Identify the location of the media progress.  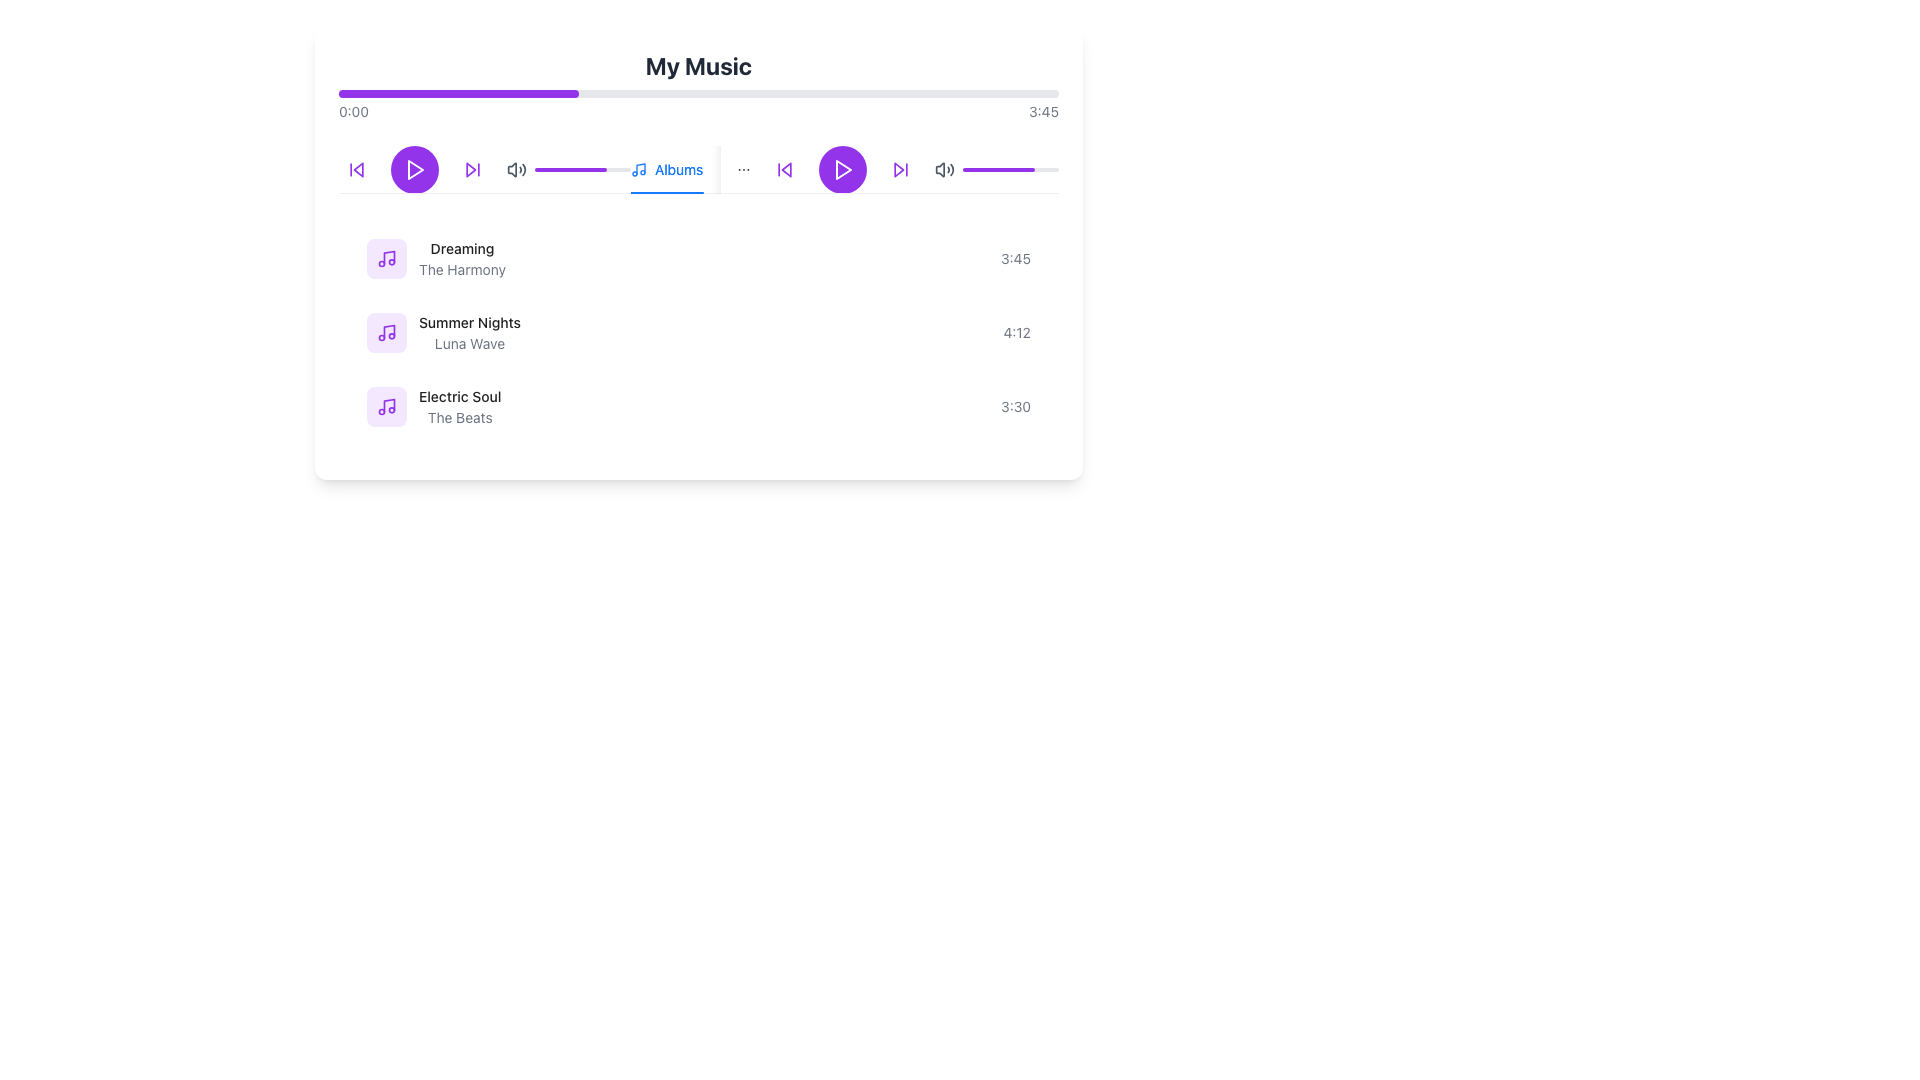
(538, 93).